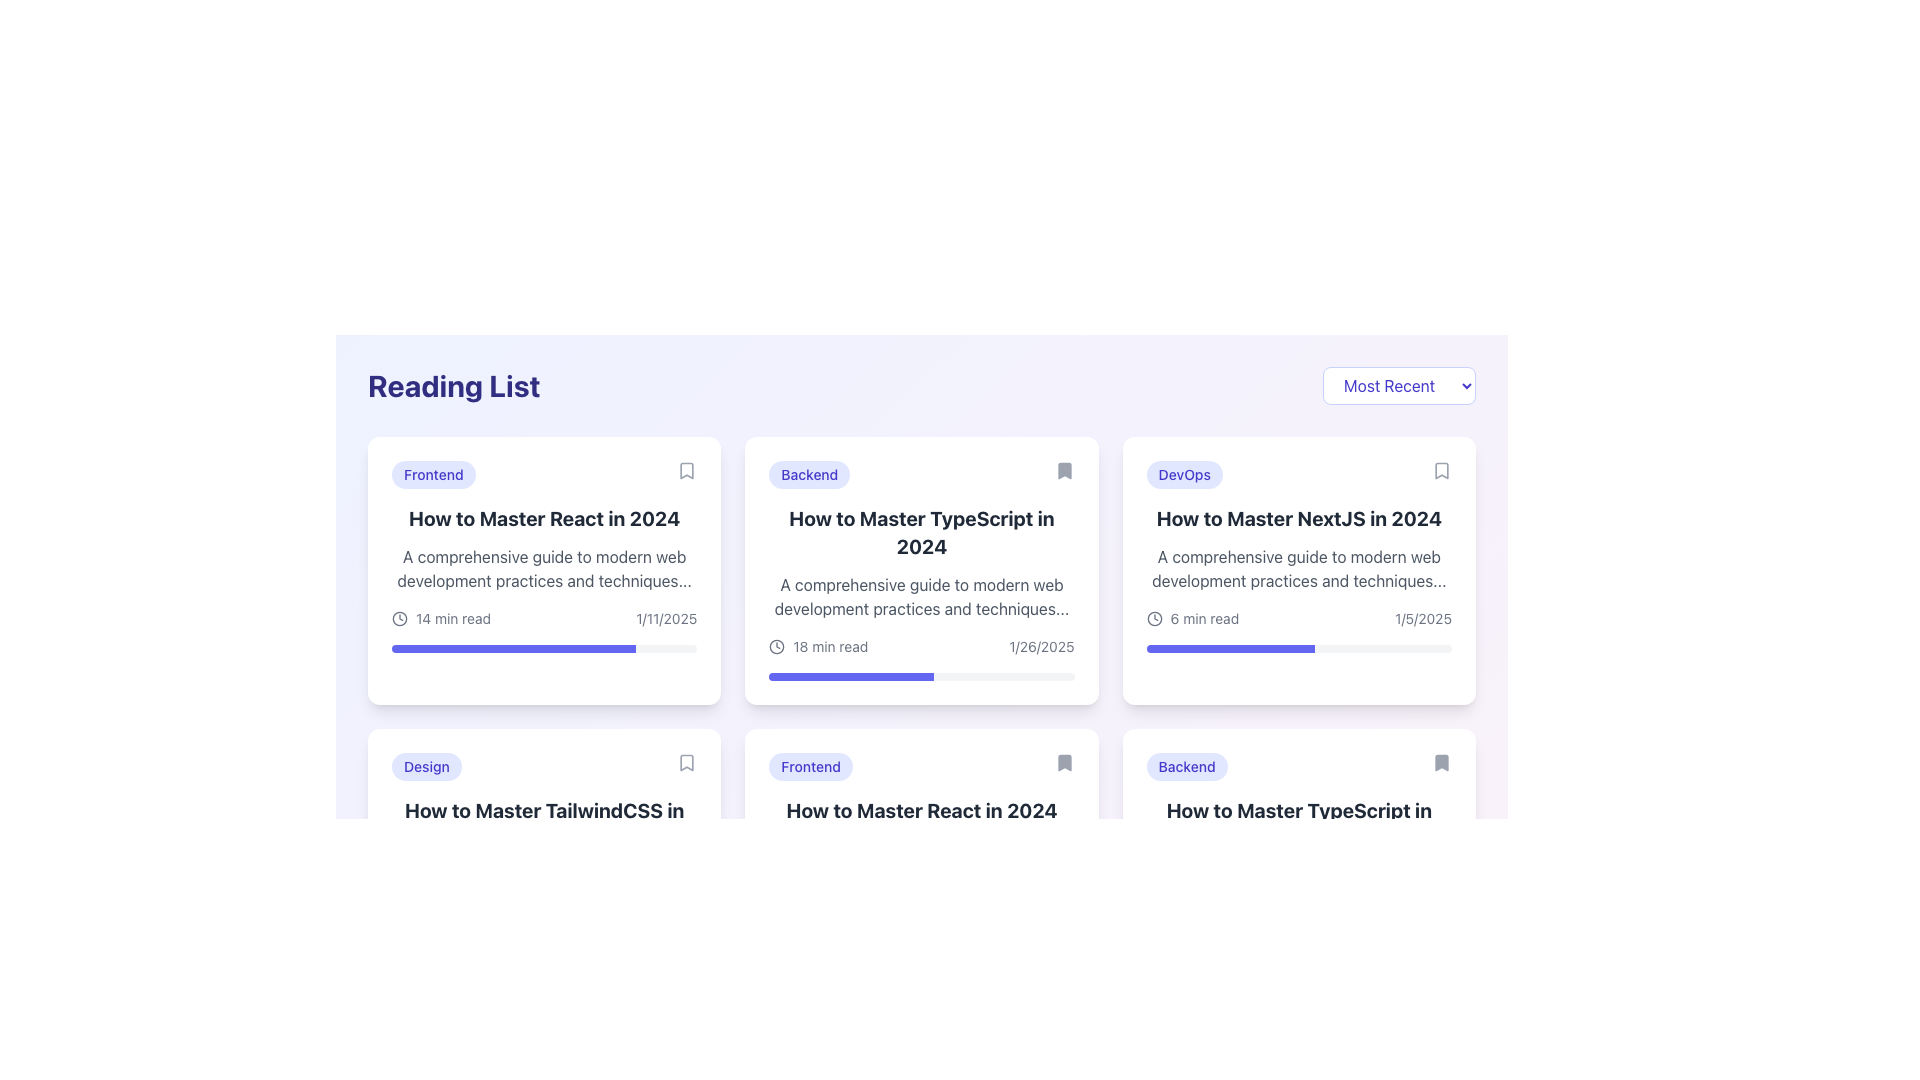 The height and width of the screenshot is (1080, 1920). Describe the element at coordinates (687, 470) in the screenshot. I see `the bookmark icon button located in the top-right corner of the 'Frontend' card to focus on it using keyboard navigation` at that location.